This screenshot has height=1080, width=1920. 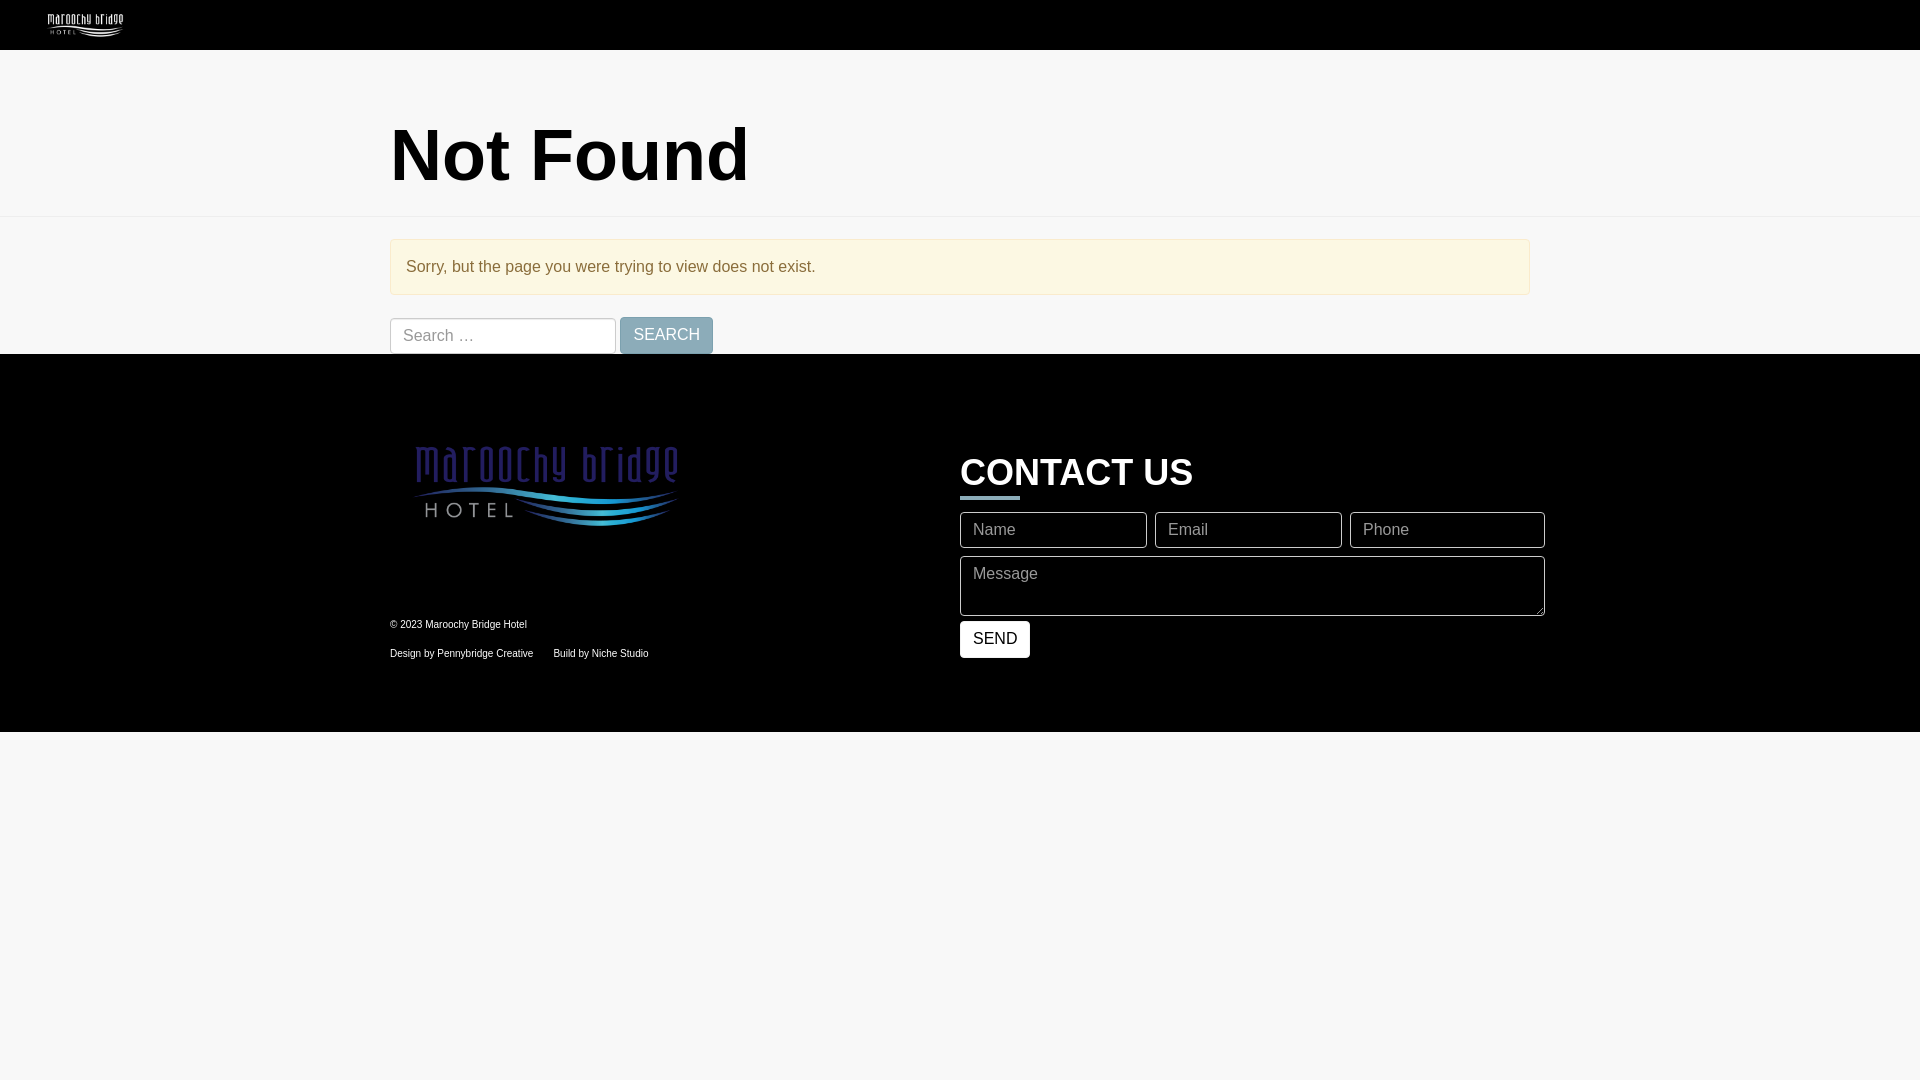 What do you see at coordinates (0, 24) in the screenshot?
I see `'Maroochy Bridge Hotel'` at bounding box center [0, 24].